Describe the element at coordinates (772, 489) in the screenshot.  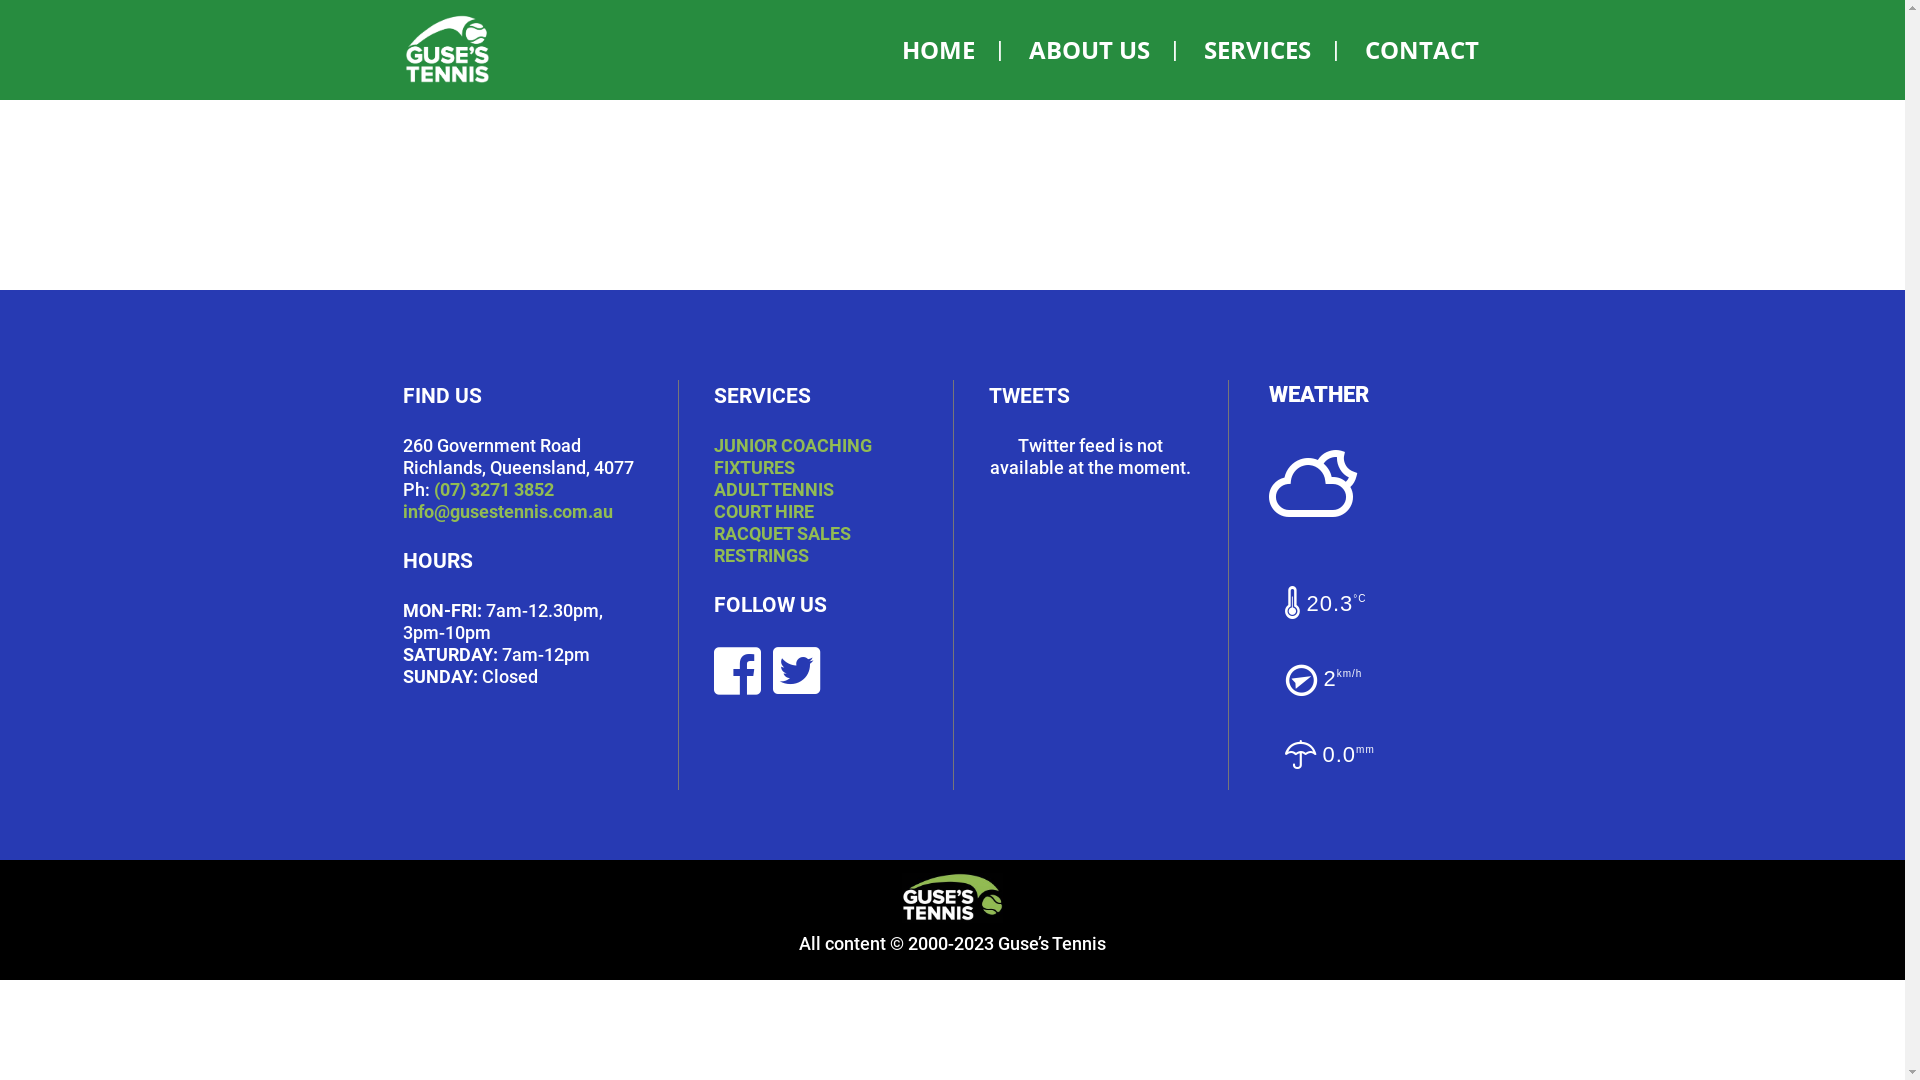
I see `'ADULT TENNIS'` at that location.